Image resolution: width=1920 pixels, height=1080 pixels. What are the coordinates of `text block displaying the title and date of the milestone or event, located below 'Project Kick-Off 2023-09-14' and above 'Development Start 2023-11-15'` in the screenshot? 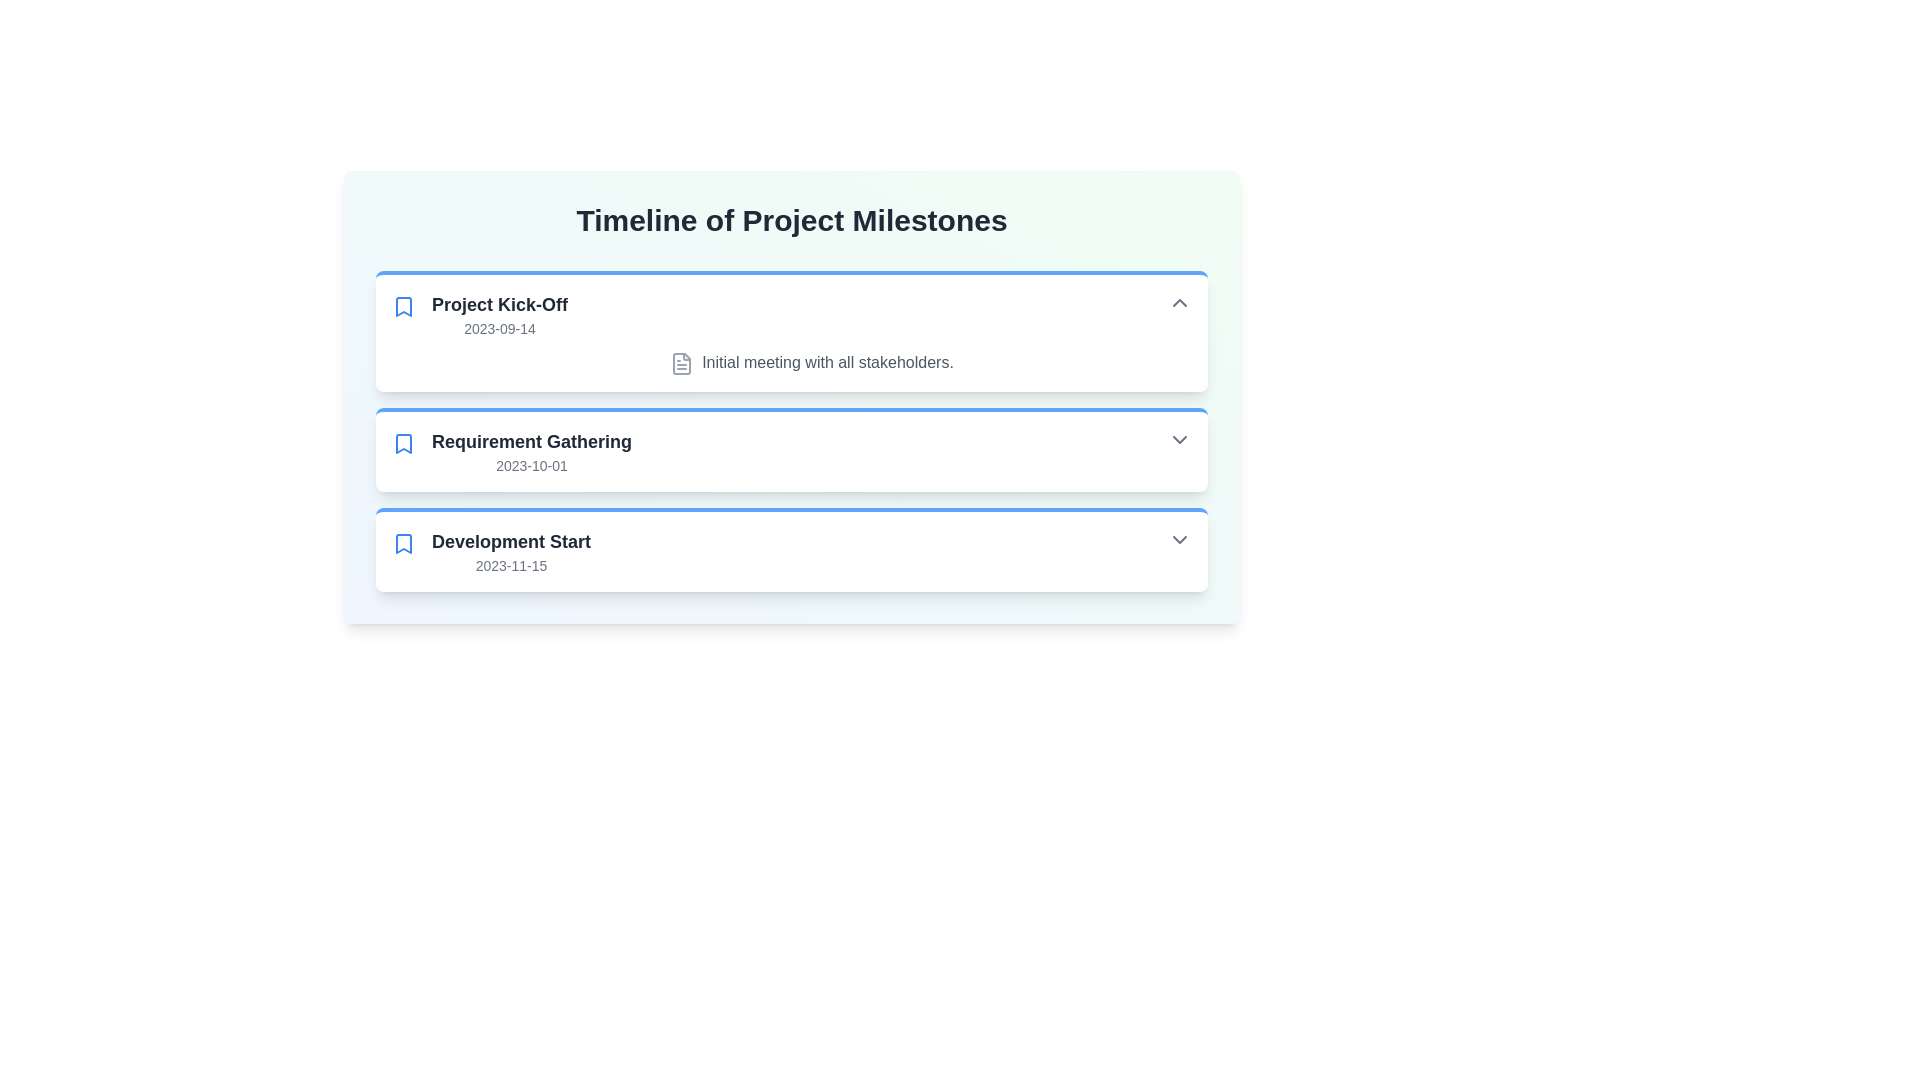 It's located at (532, 451).